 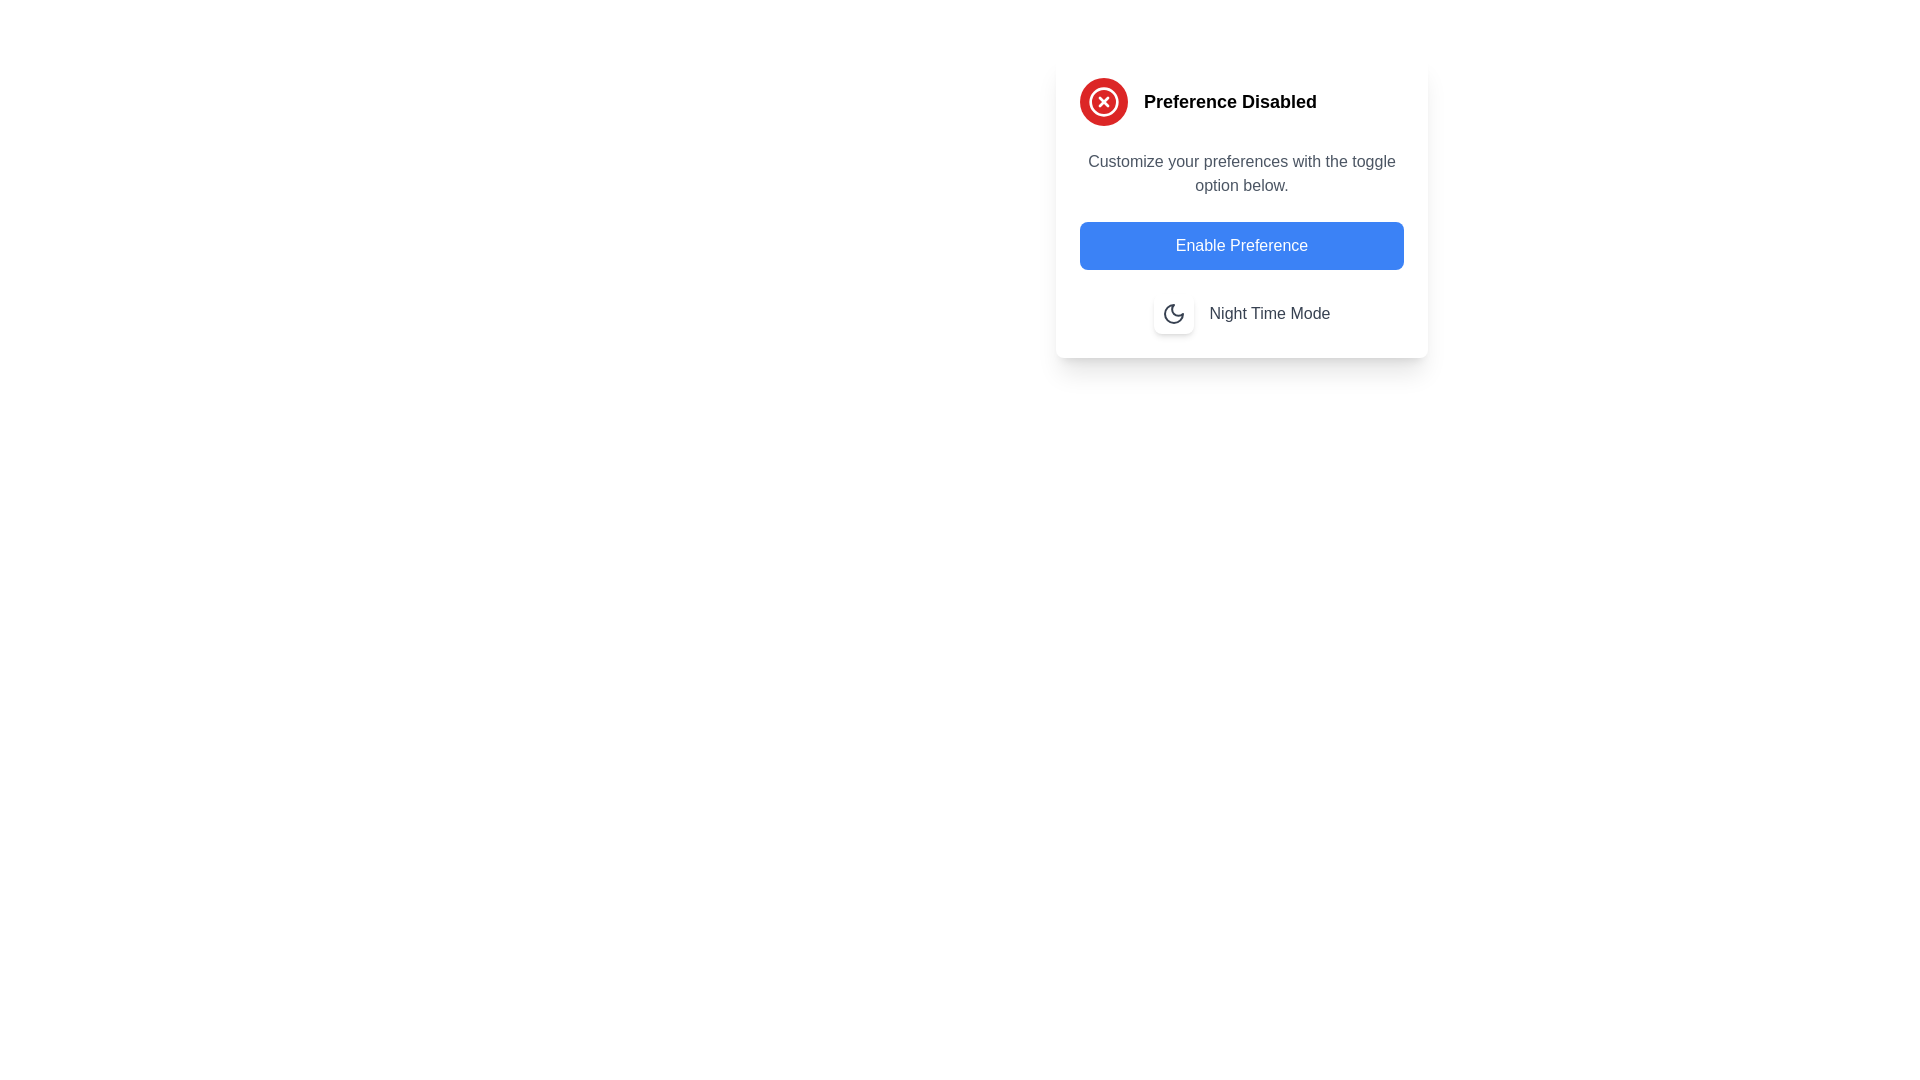 I want to click on the text block that reads 'Customize your preferences with the toggle option below.', which is visually distinct and located below the 'Preference Disabled' title and above the 'Enable Preference' button, so click(x=1241, y=172).